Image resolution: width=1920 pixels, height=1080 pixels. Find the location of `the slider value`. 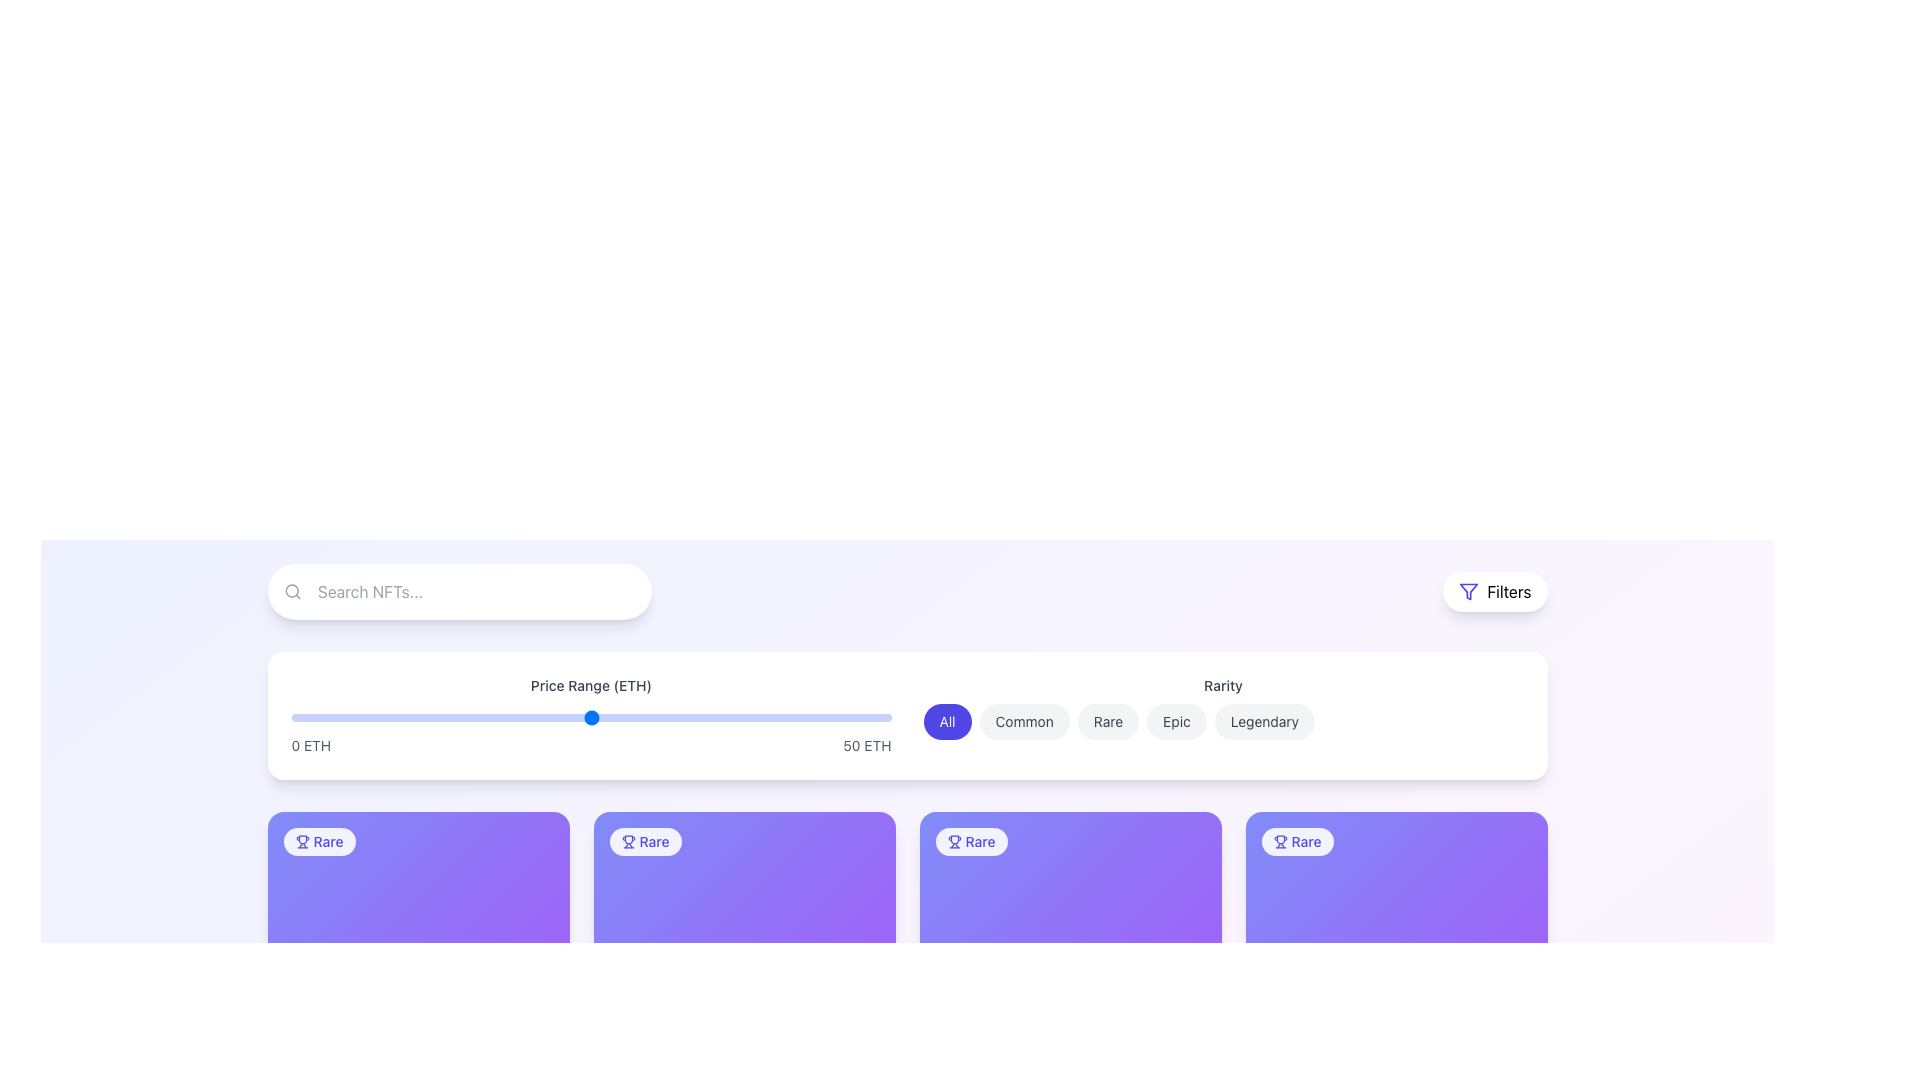

the slider value is located at coordinates (651, 716).